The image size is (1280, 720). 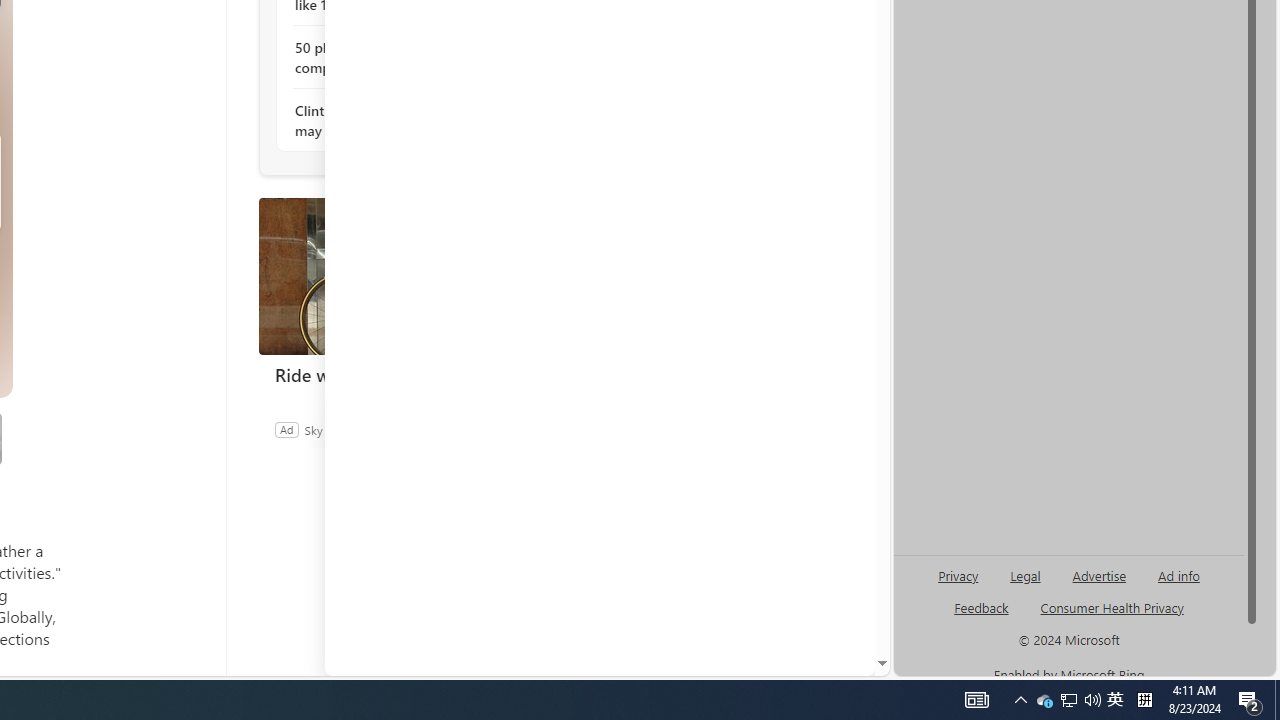 I want to click on 'Clint Eastwood: The life story you may not know', so click(x=402, y=120).